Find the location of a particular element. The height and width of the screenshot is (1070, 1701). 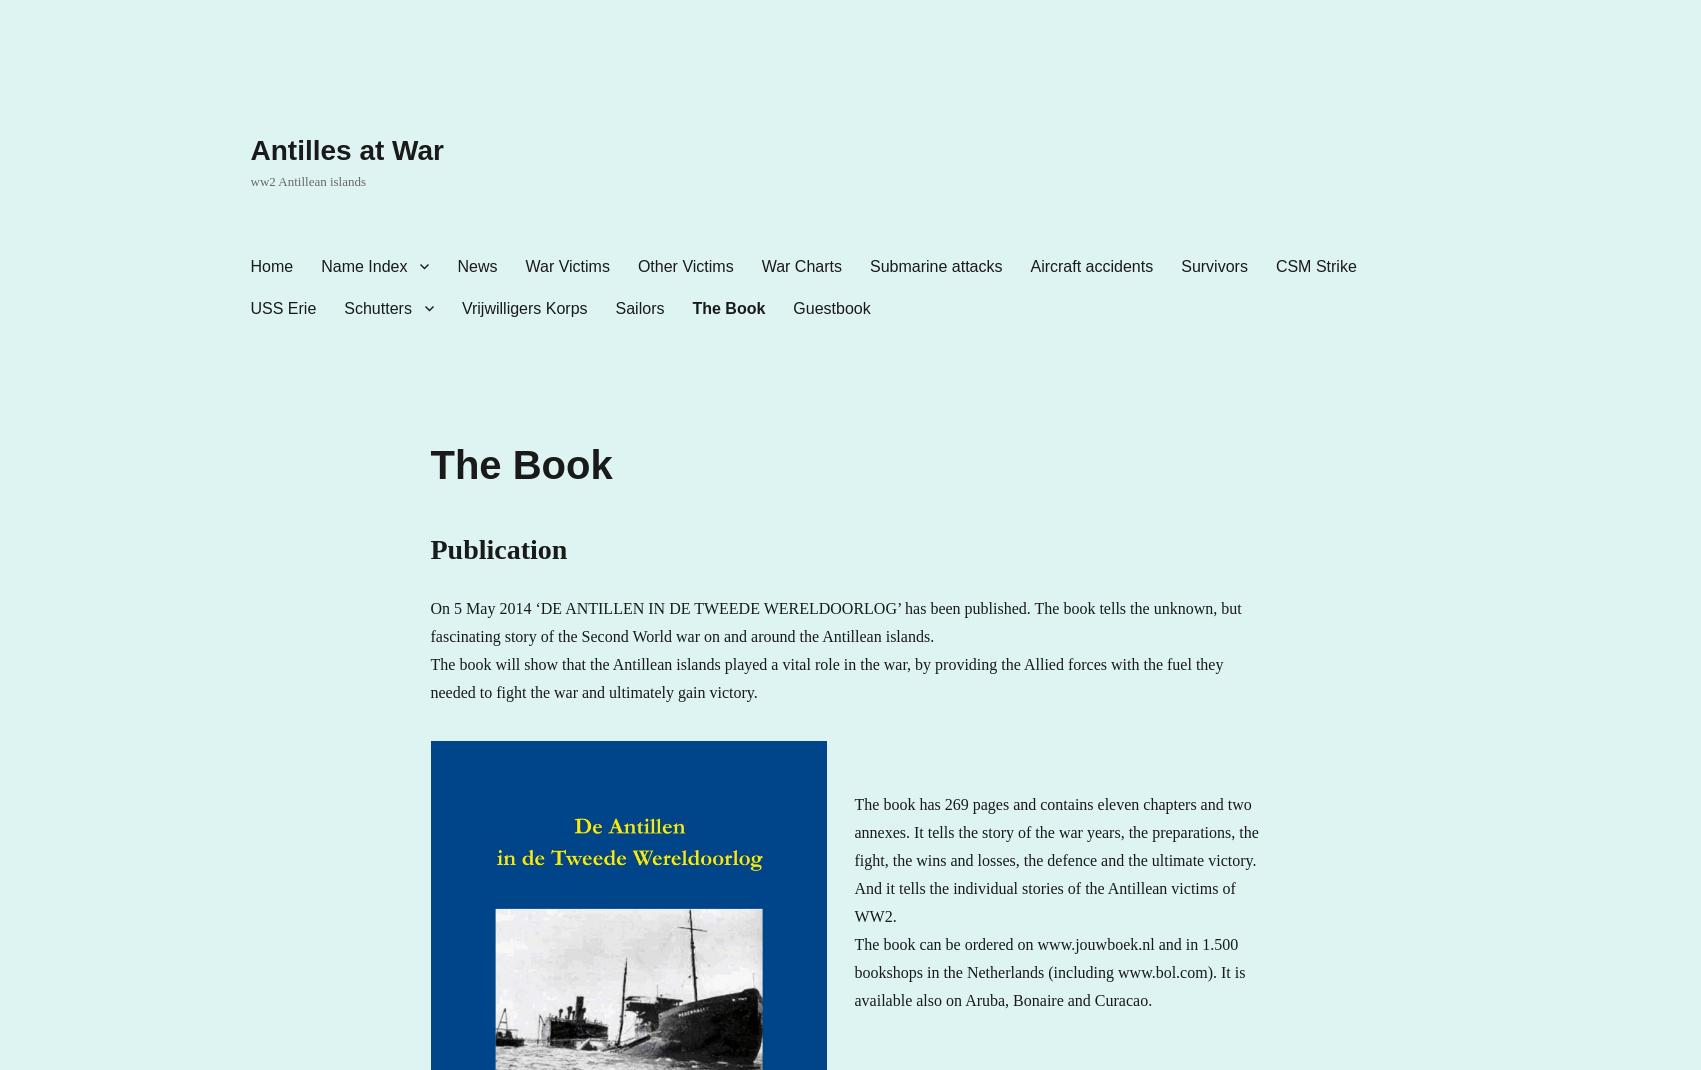

'War Victims' is located at coordinates (566, 264).